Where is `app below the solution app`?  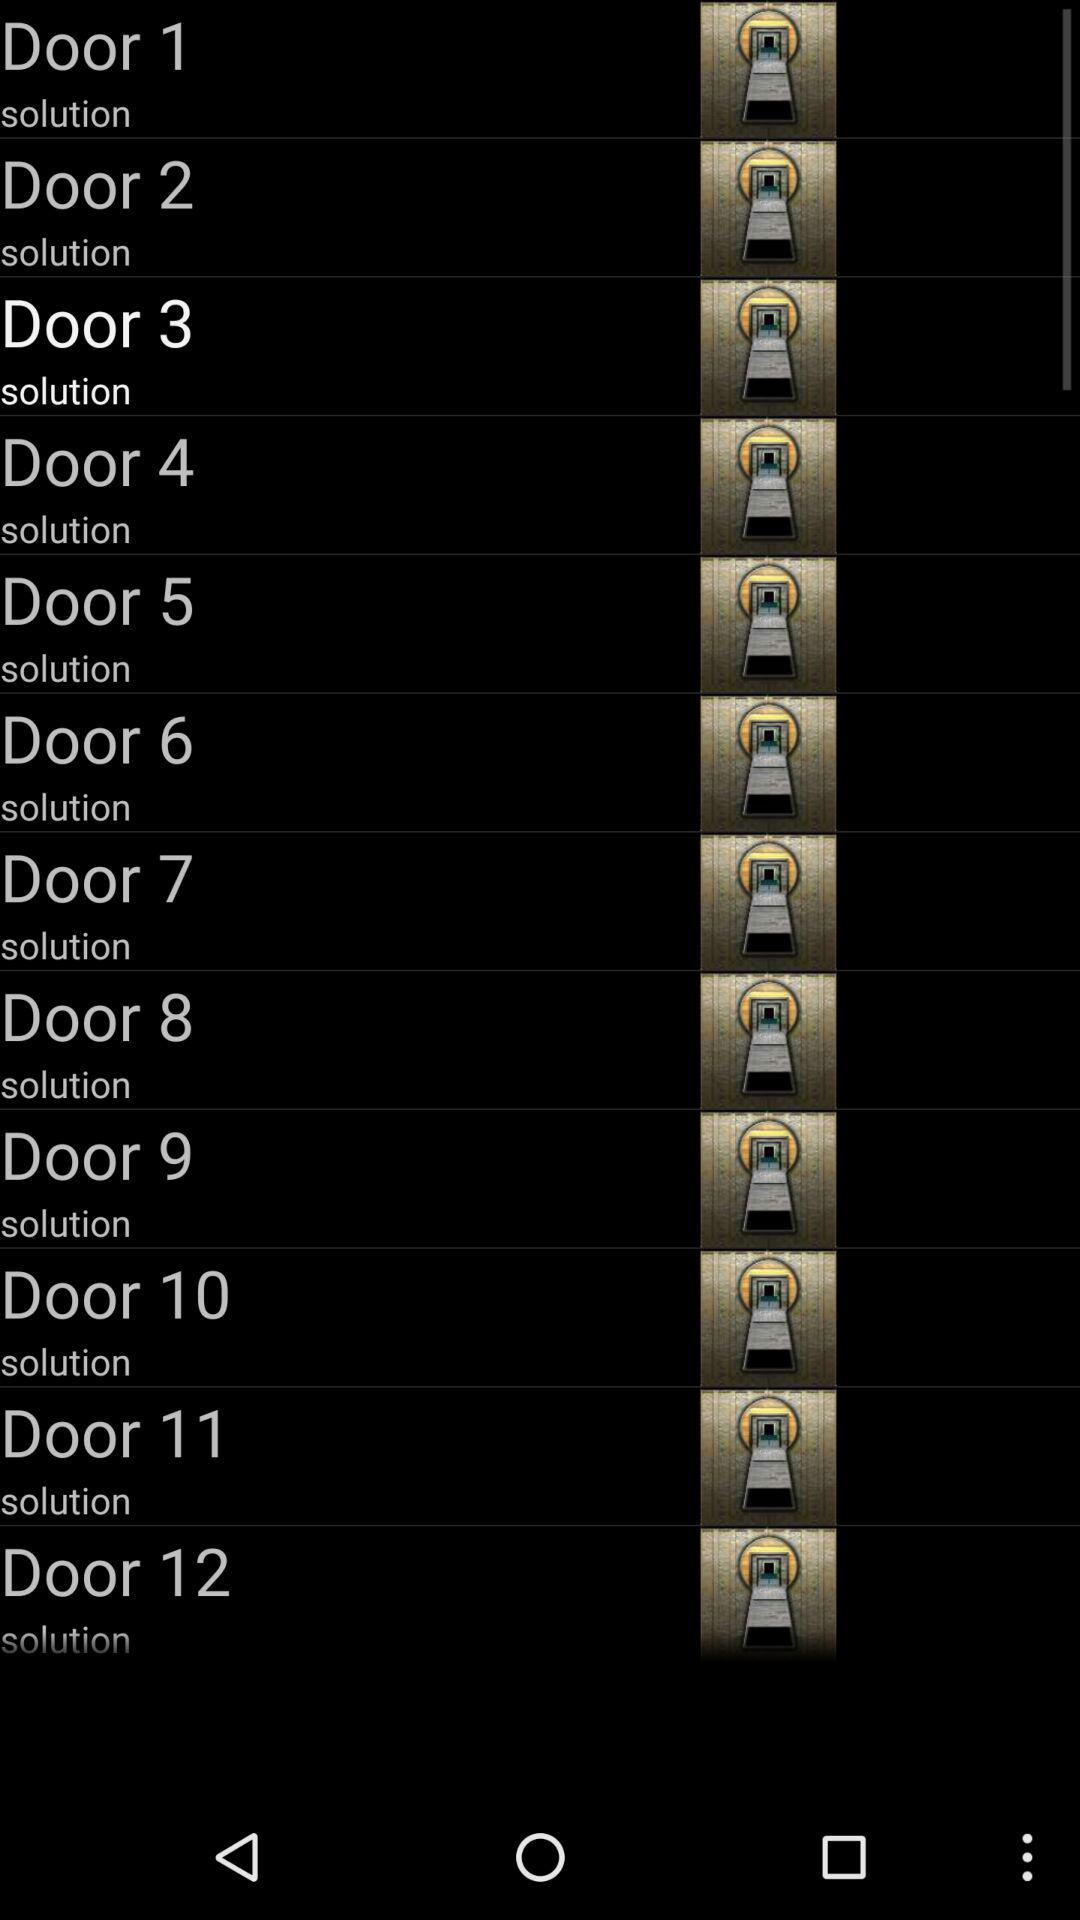
app below the solution app is located at coordinates (346, 1569).